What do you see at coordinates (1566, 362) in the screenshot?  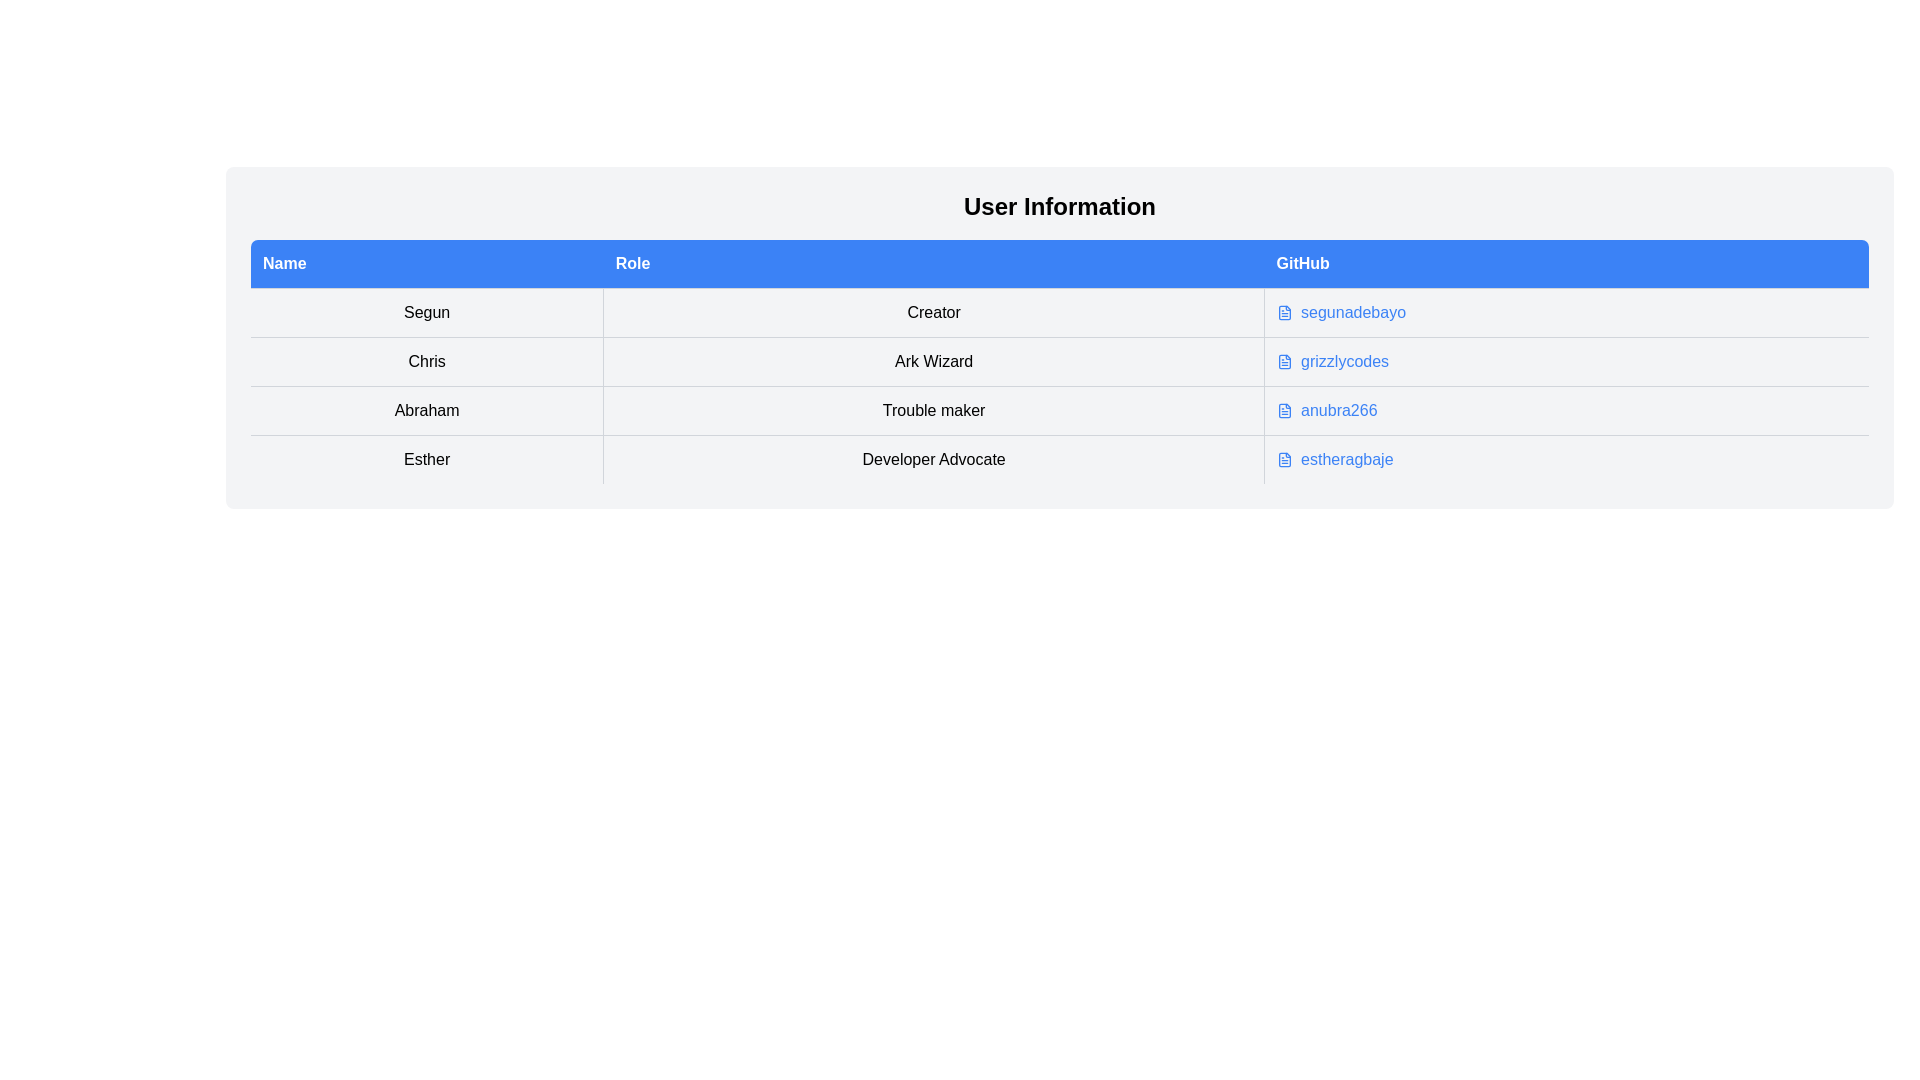 I see `the hyperlink labeled 'grizzlycodes' in the 'GitHub' column of the table under the row labeled 'Ark Wizard'` at bounding box center [1566, 362].